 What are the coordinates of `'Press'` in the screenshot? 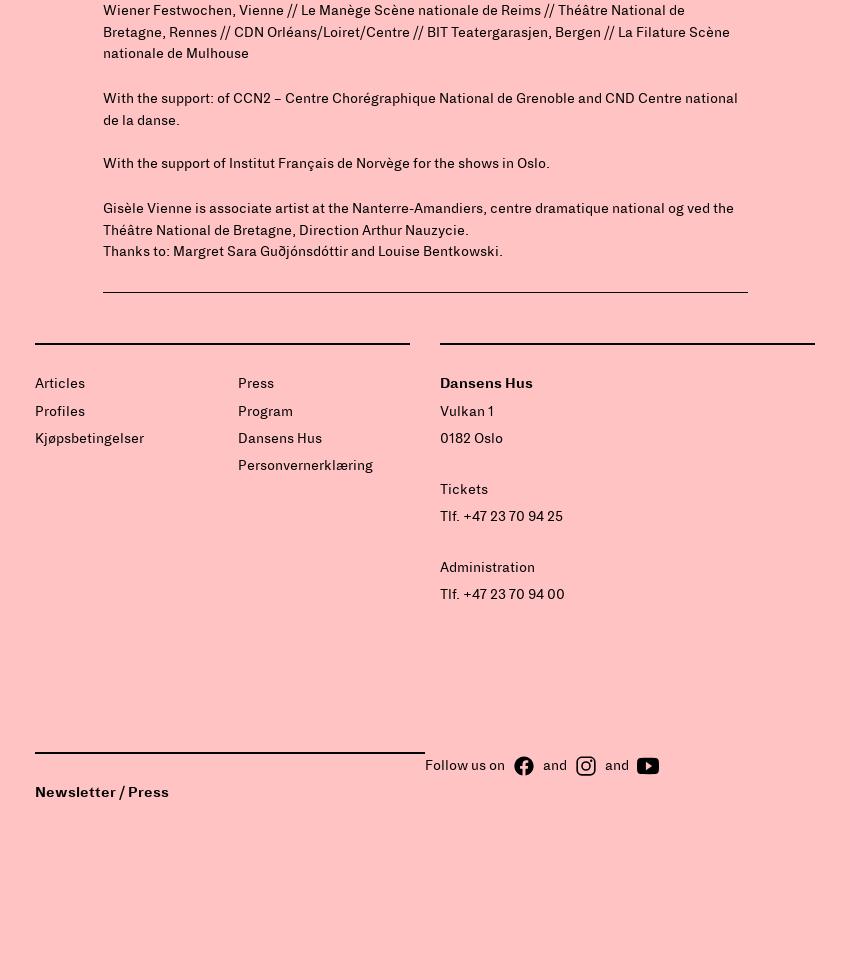 It's located at (255, 383).